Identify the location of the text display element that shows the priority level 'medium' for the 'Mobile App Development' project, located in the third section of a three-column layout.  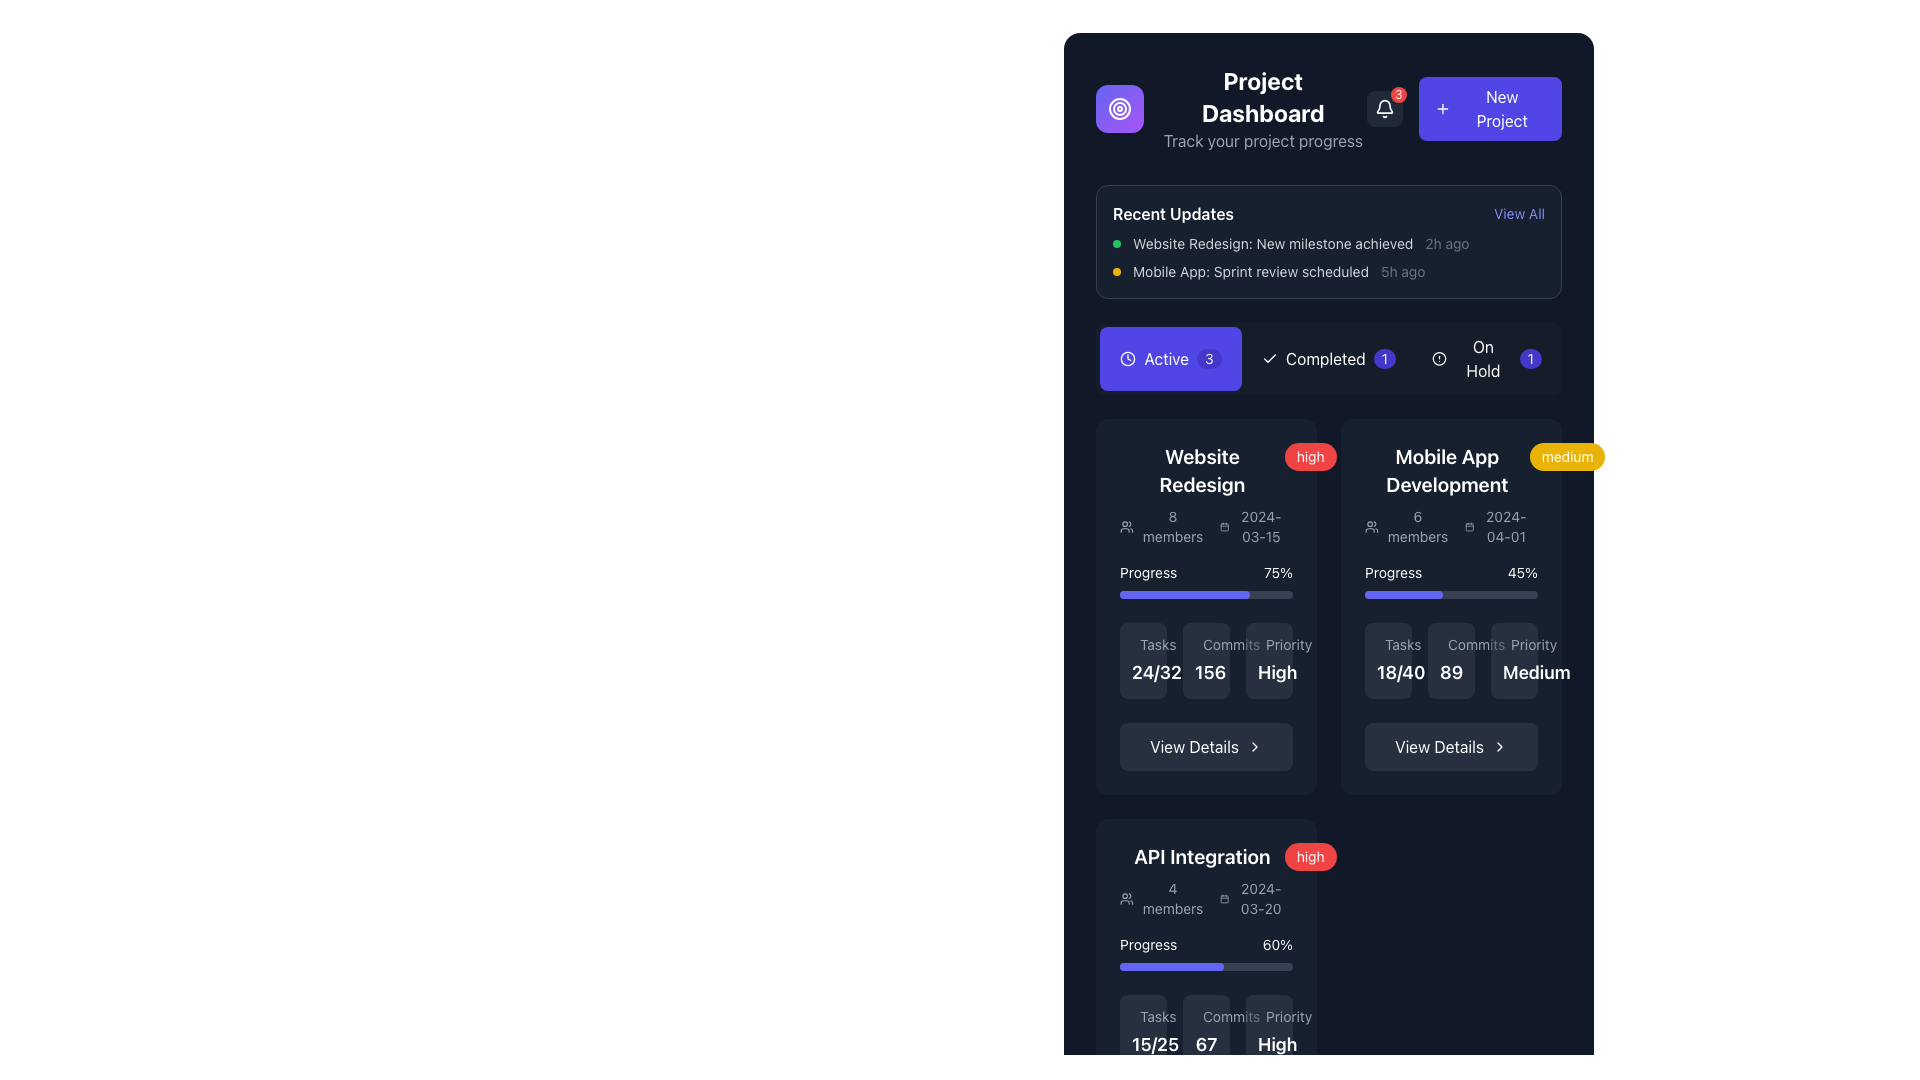
(1514, 660).